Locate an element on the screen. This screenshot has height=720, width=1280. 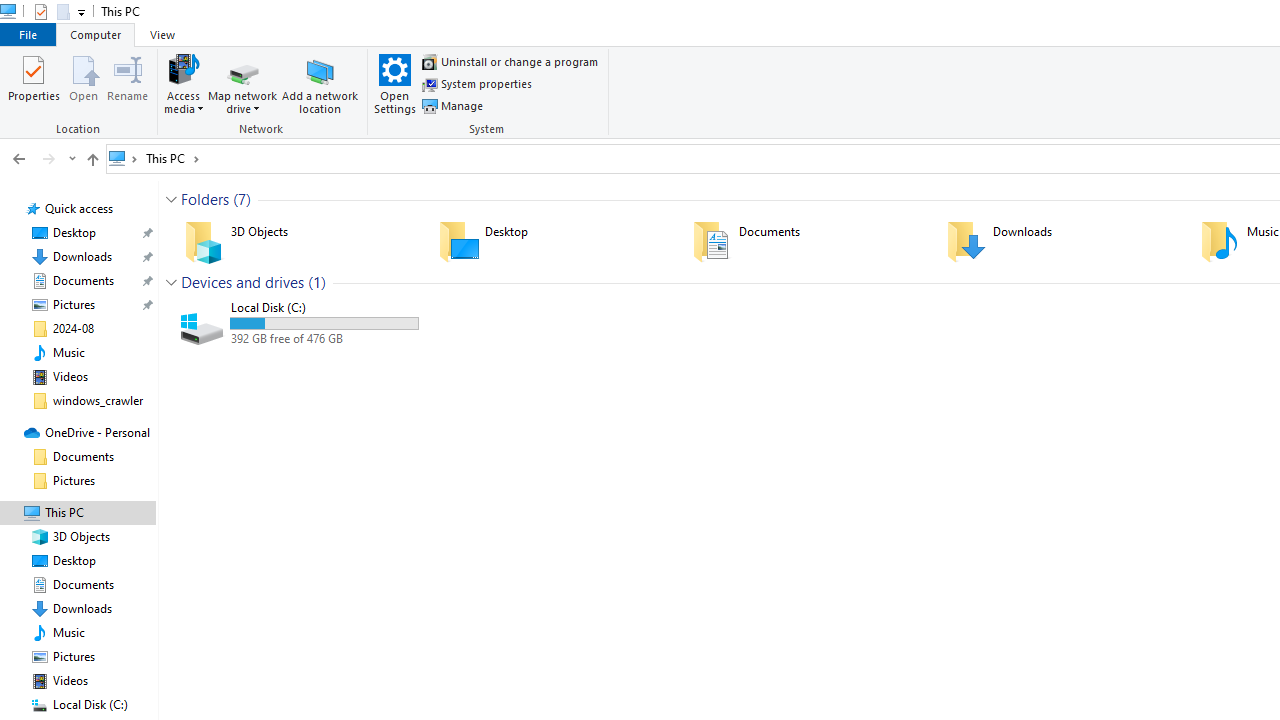
'Computer' is located at coordinates (94, 34).